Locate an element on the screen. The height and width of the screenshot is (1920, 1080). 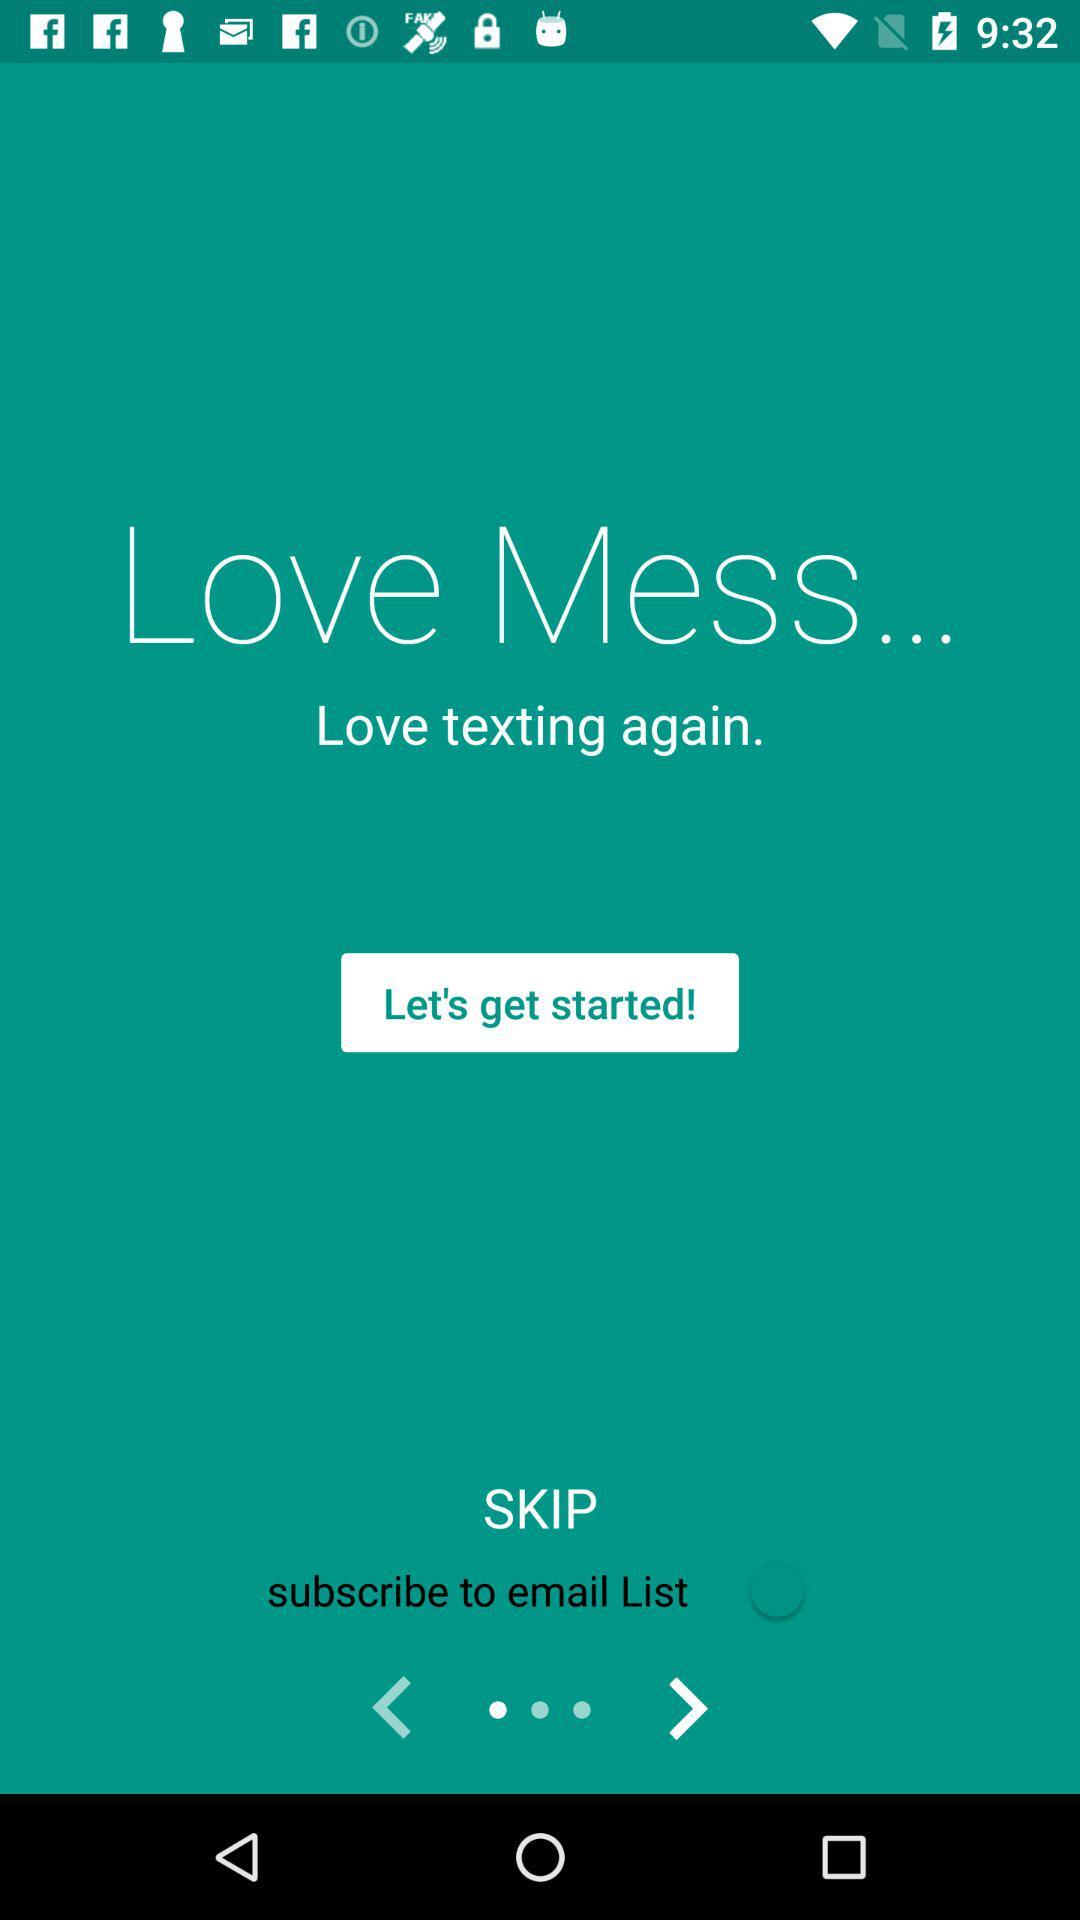
the arrow_backward icon is located at coordinates (393, 1708).